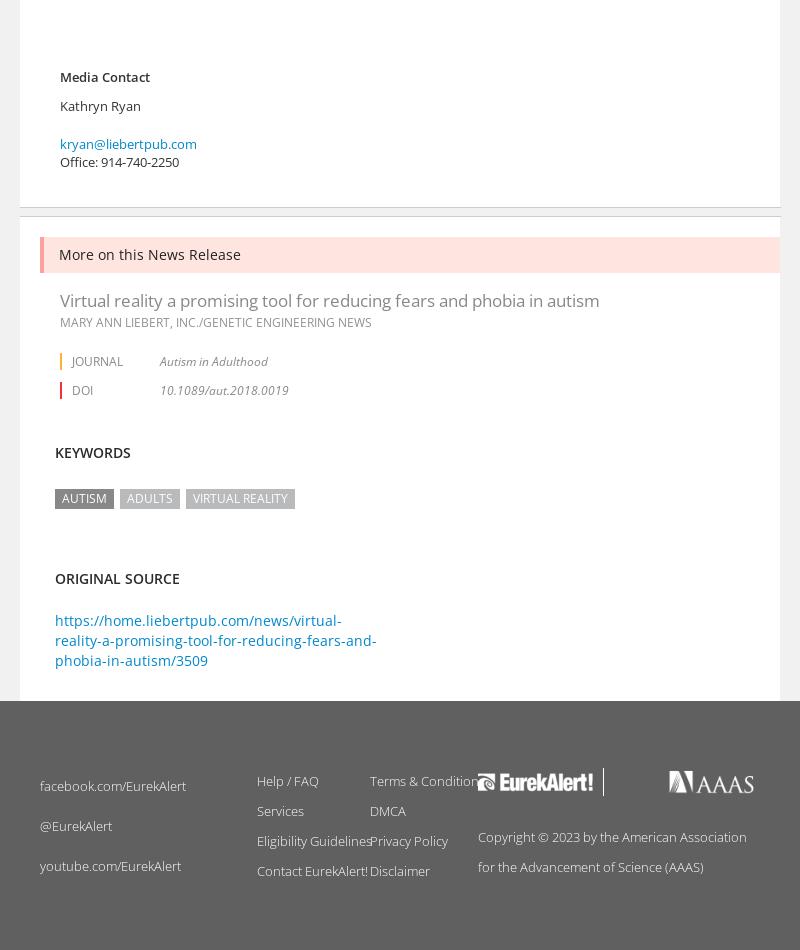 This screenshot has height=950, width=800. Describe the element at coordinates (116, 579) in the screenshot. I see `'Original Source'` at that location.